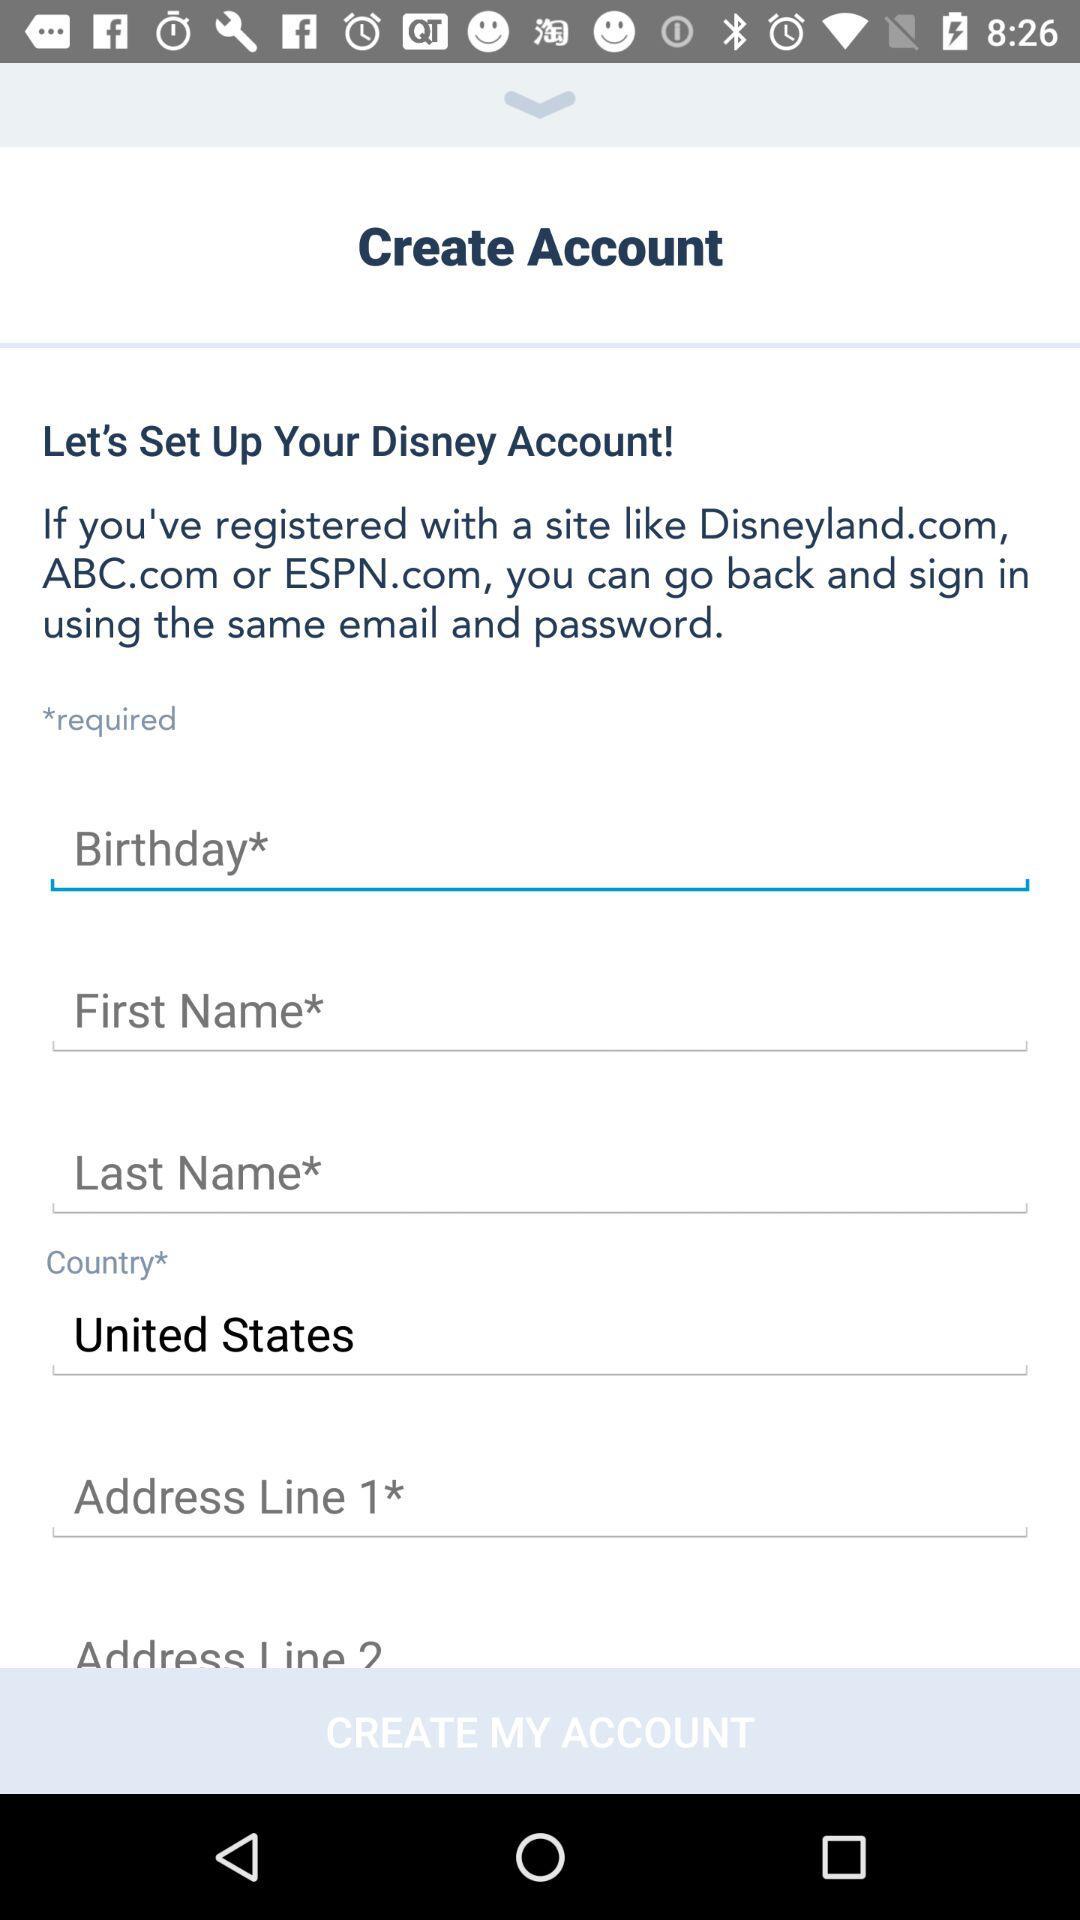 Image resolution: width=1080 pixels, height=1920 pixels. Describe the element at coordinates (540, 1637) in the screenshot. I see `address line 2 entry field` at that location.